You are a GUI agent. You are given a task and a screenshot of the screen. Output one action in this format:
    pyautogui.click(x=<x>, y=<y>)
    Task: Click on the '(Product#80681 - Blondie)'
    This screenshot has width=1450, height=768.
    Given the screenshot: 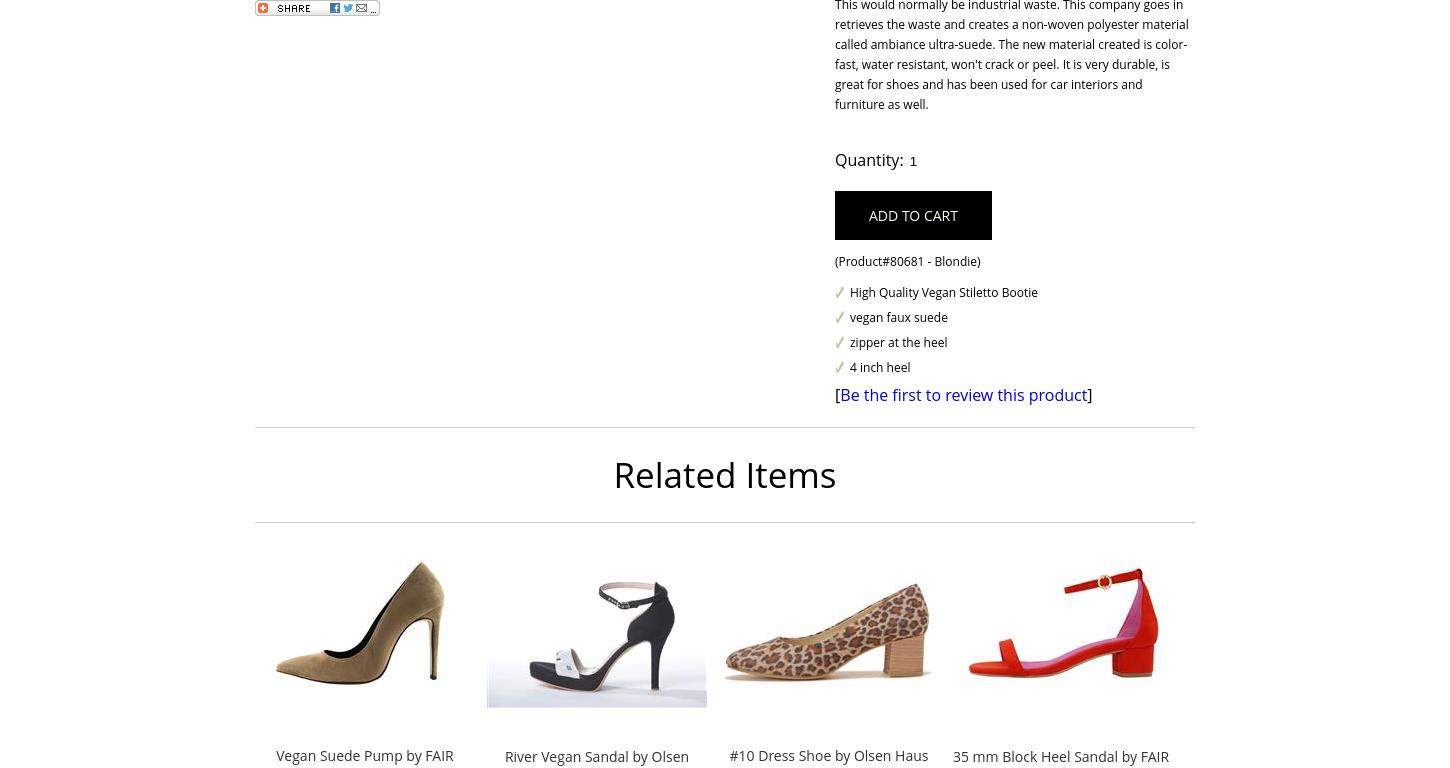 What is the action you would take?
    pyautogui.click(x=906, y=260)
    